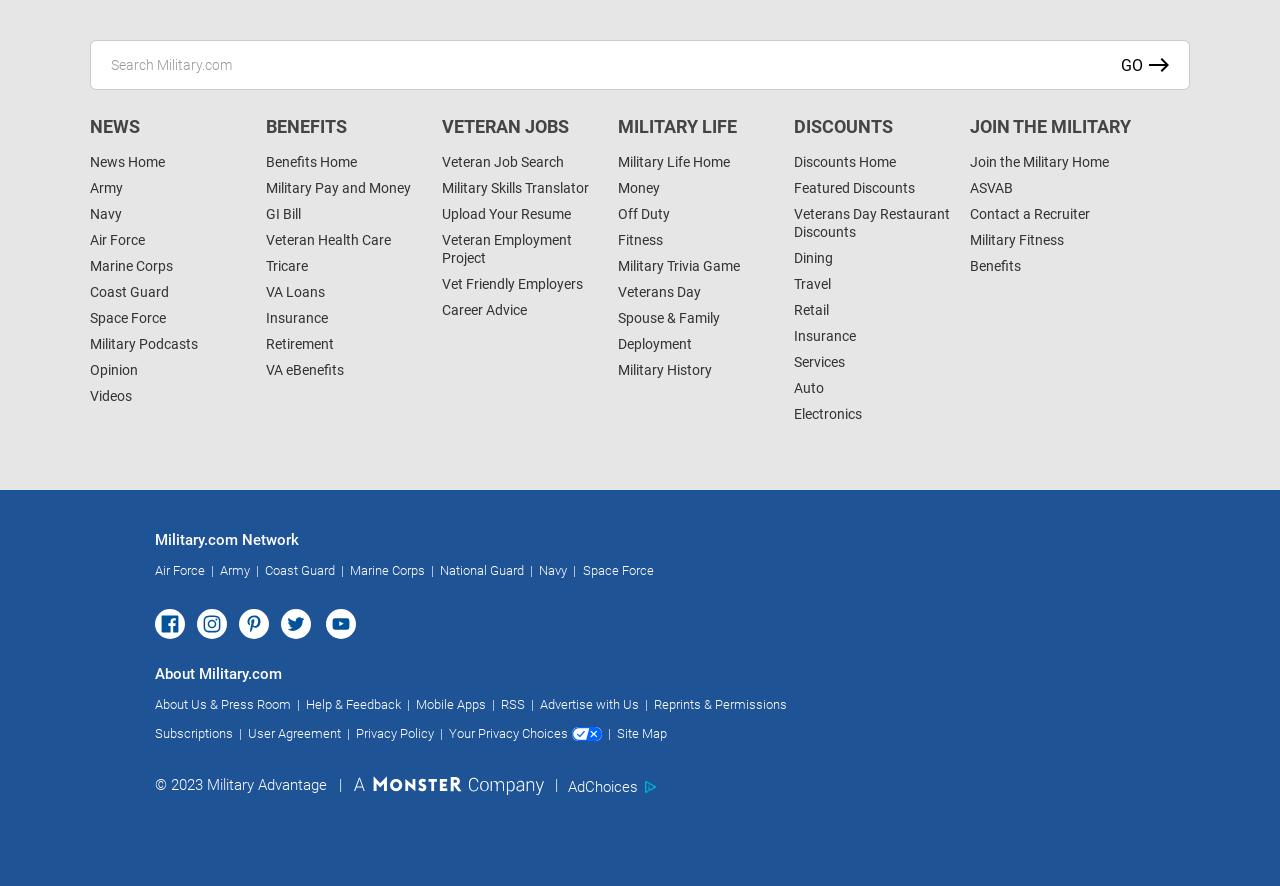 Image resolution: width=1280 pixels, height=886 pixels. What do you see at coordinates (226, 540) in the screenshot?
I see `'Military.com Network'` at bounding box center [226, 540].